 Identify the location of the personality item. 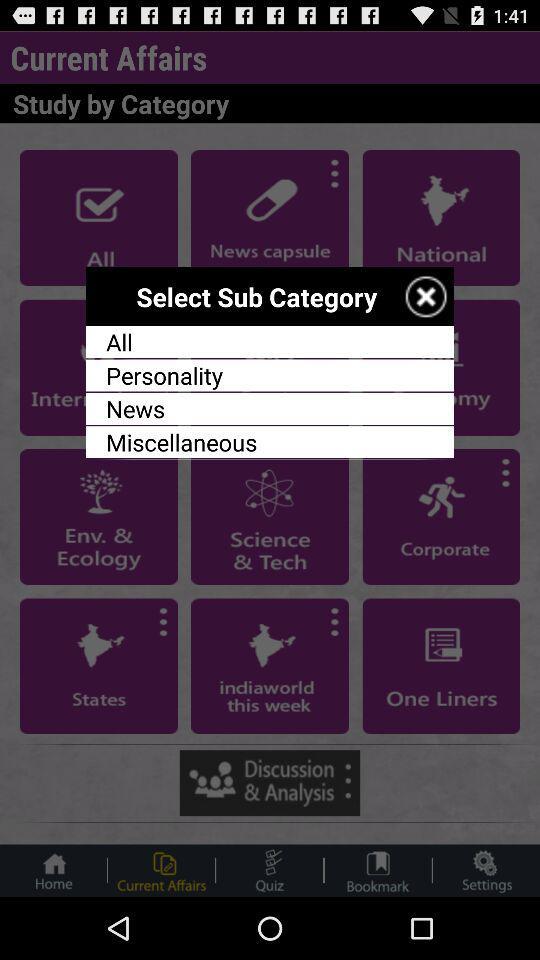
(270, 374).